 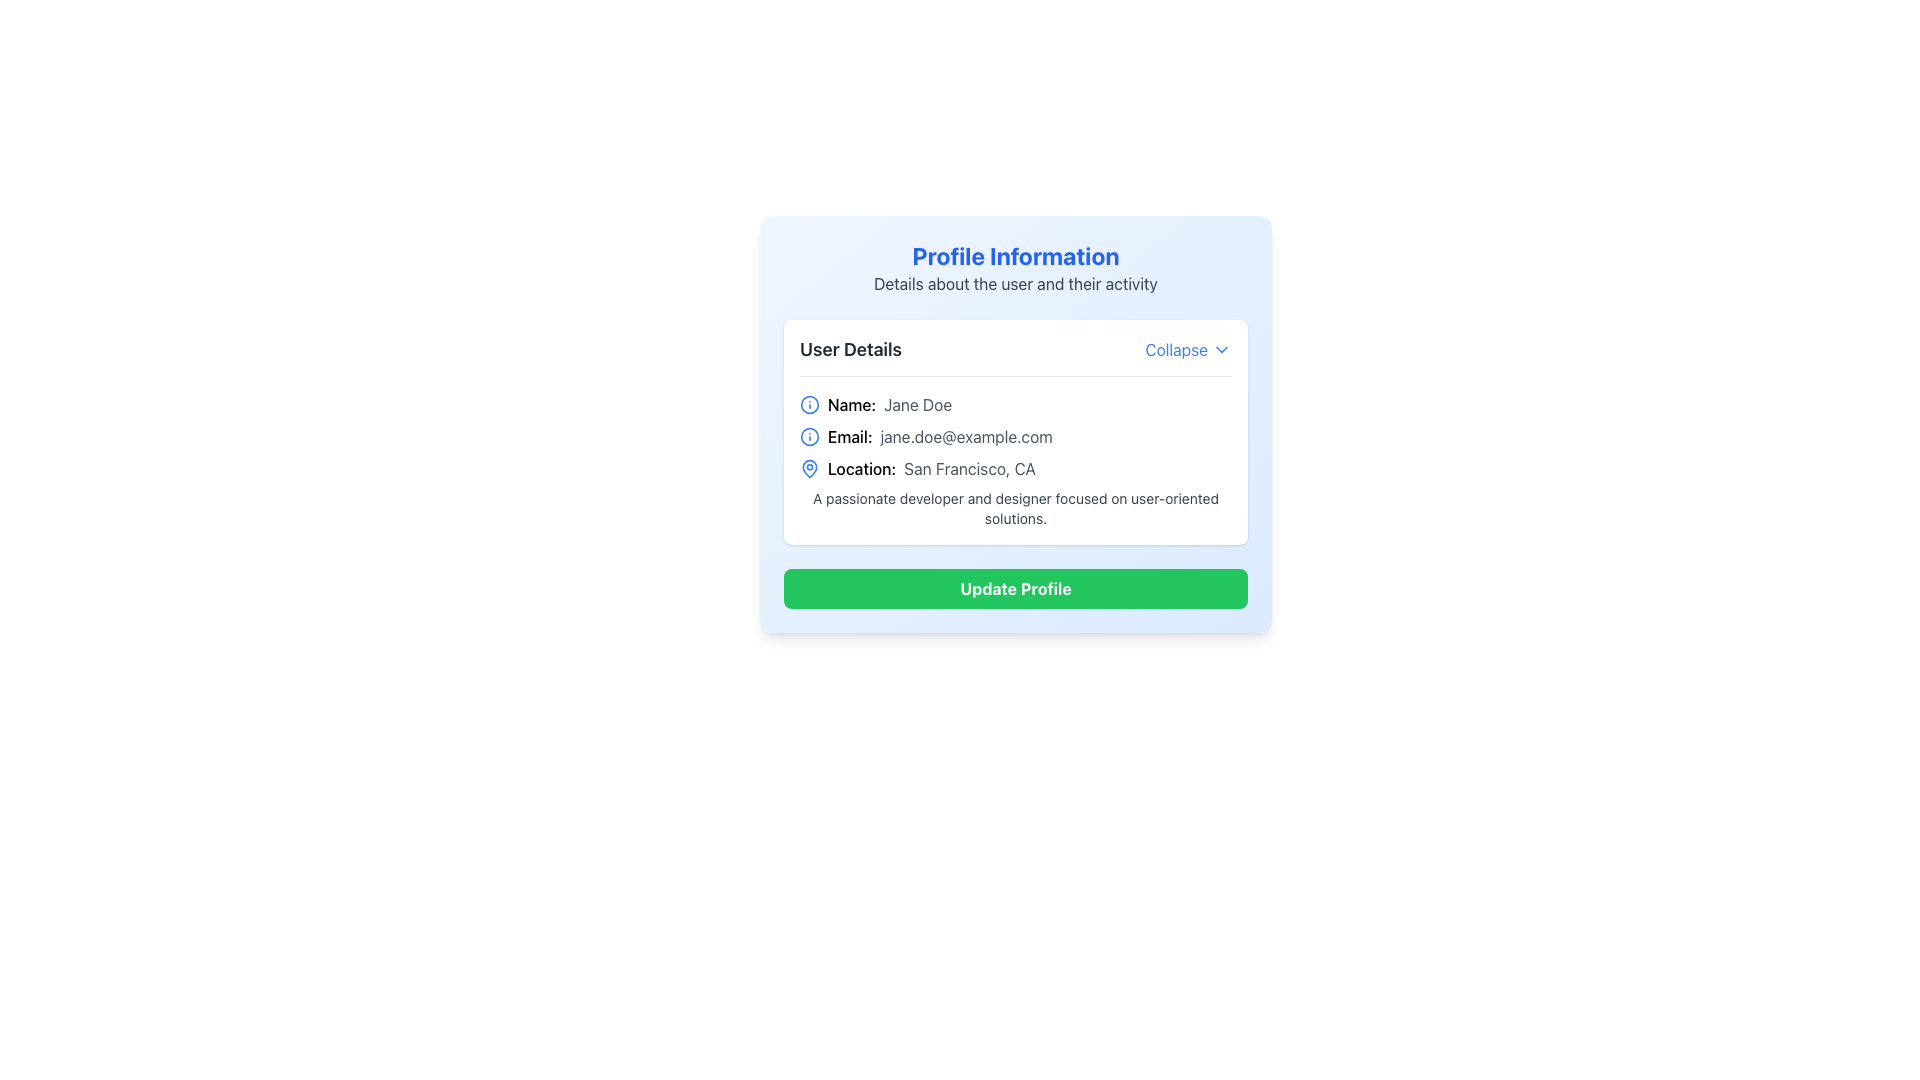 I want to click on the chevron-down icon located at the right edge of the 'Collapse' section header in the 'User Details' section card, so click(x=1221, y=349).